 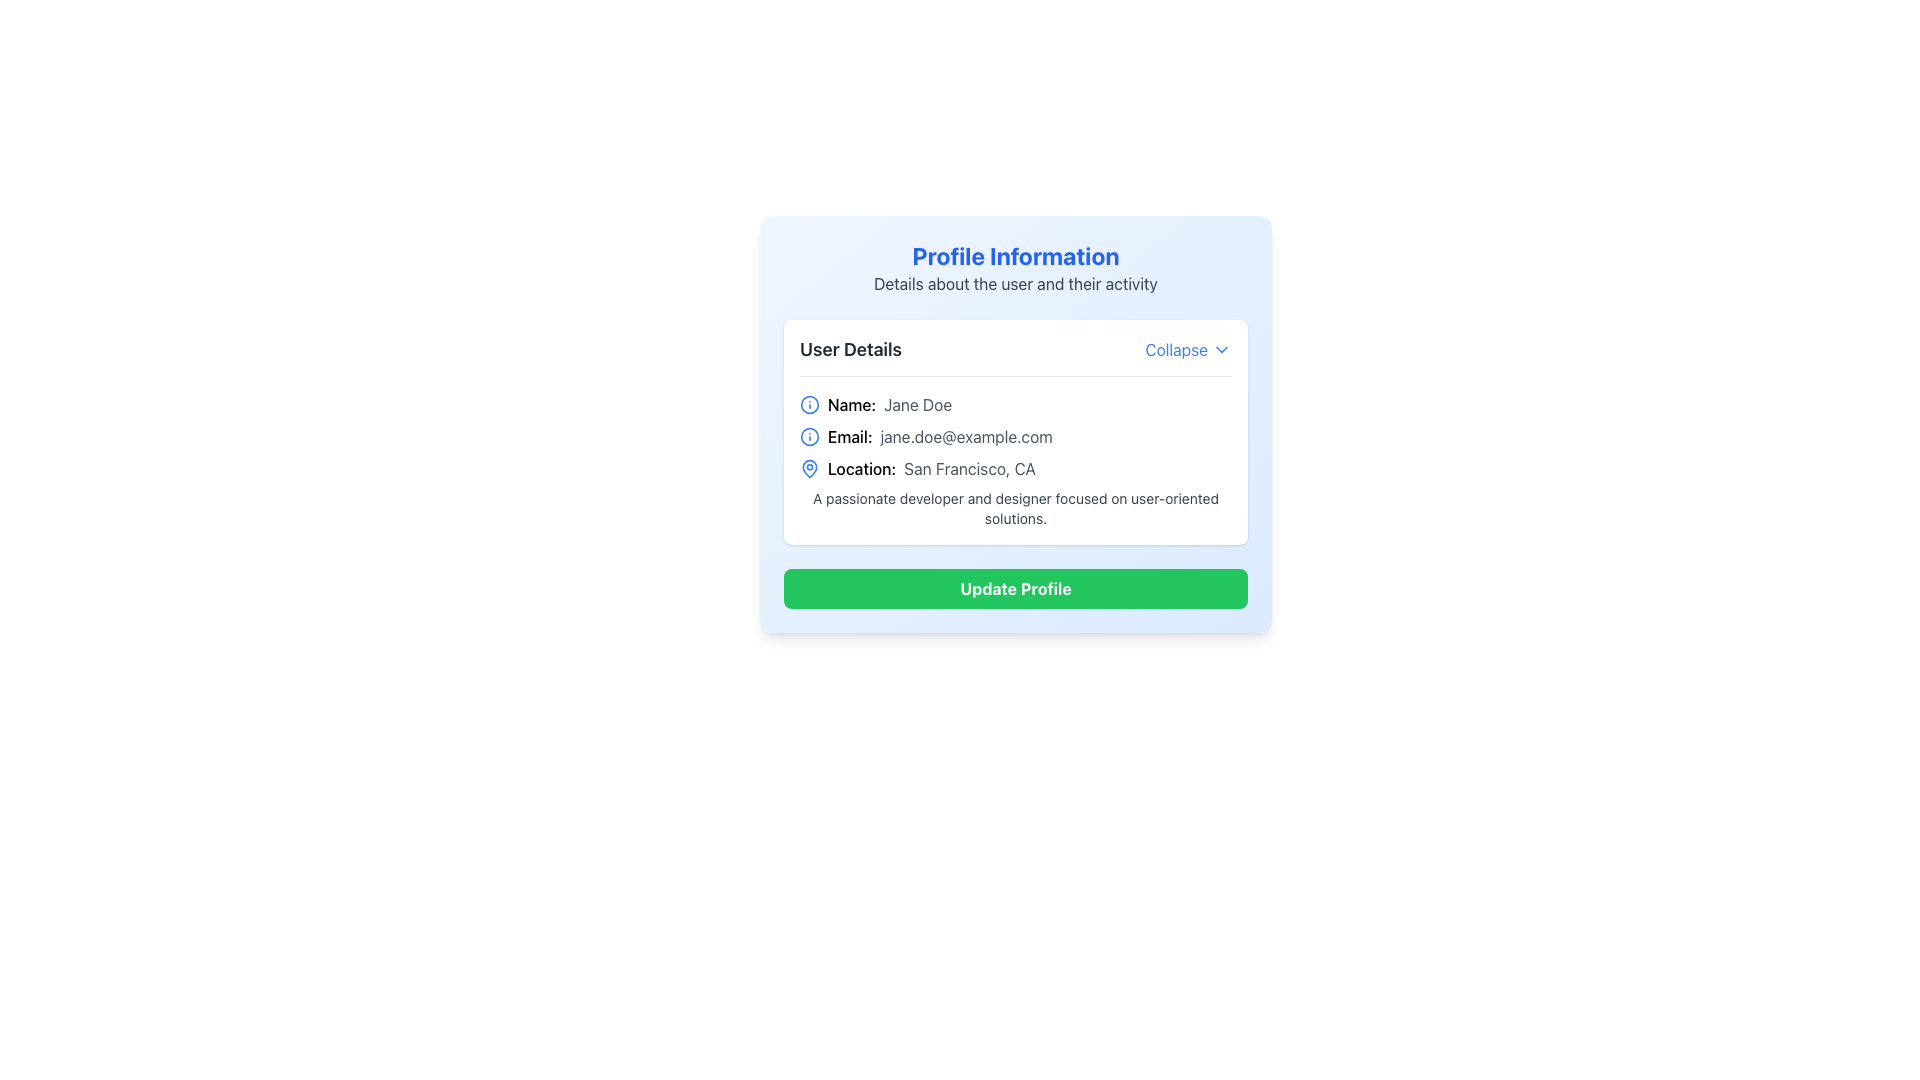 I want to click on the chevron-down icon located at the right edge of the 'Collapse' section header in the 'User Details' section card, so click(x=1221, y=349).